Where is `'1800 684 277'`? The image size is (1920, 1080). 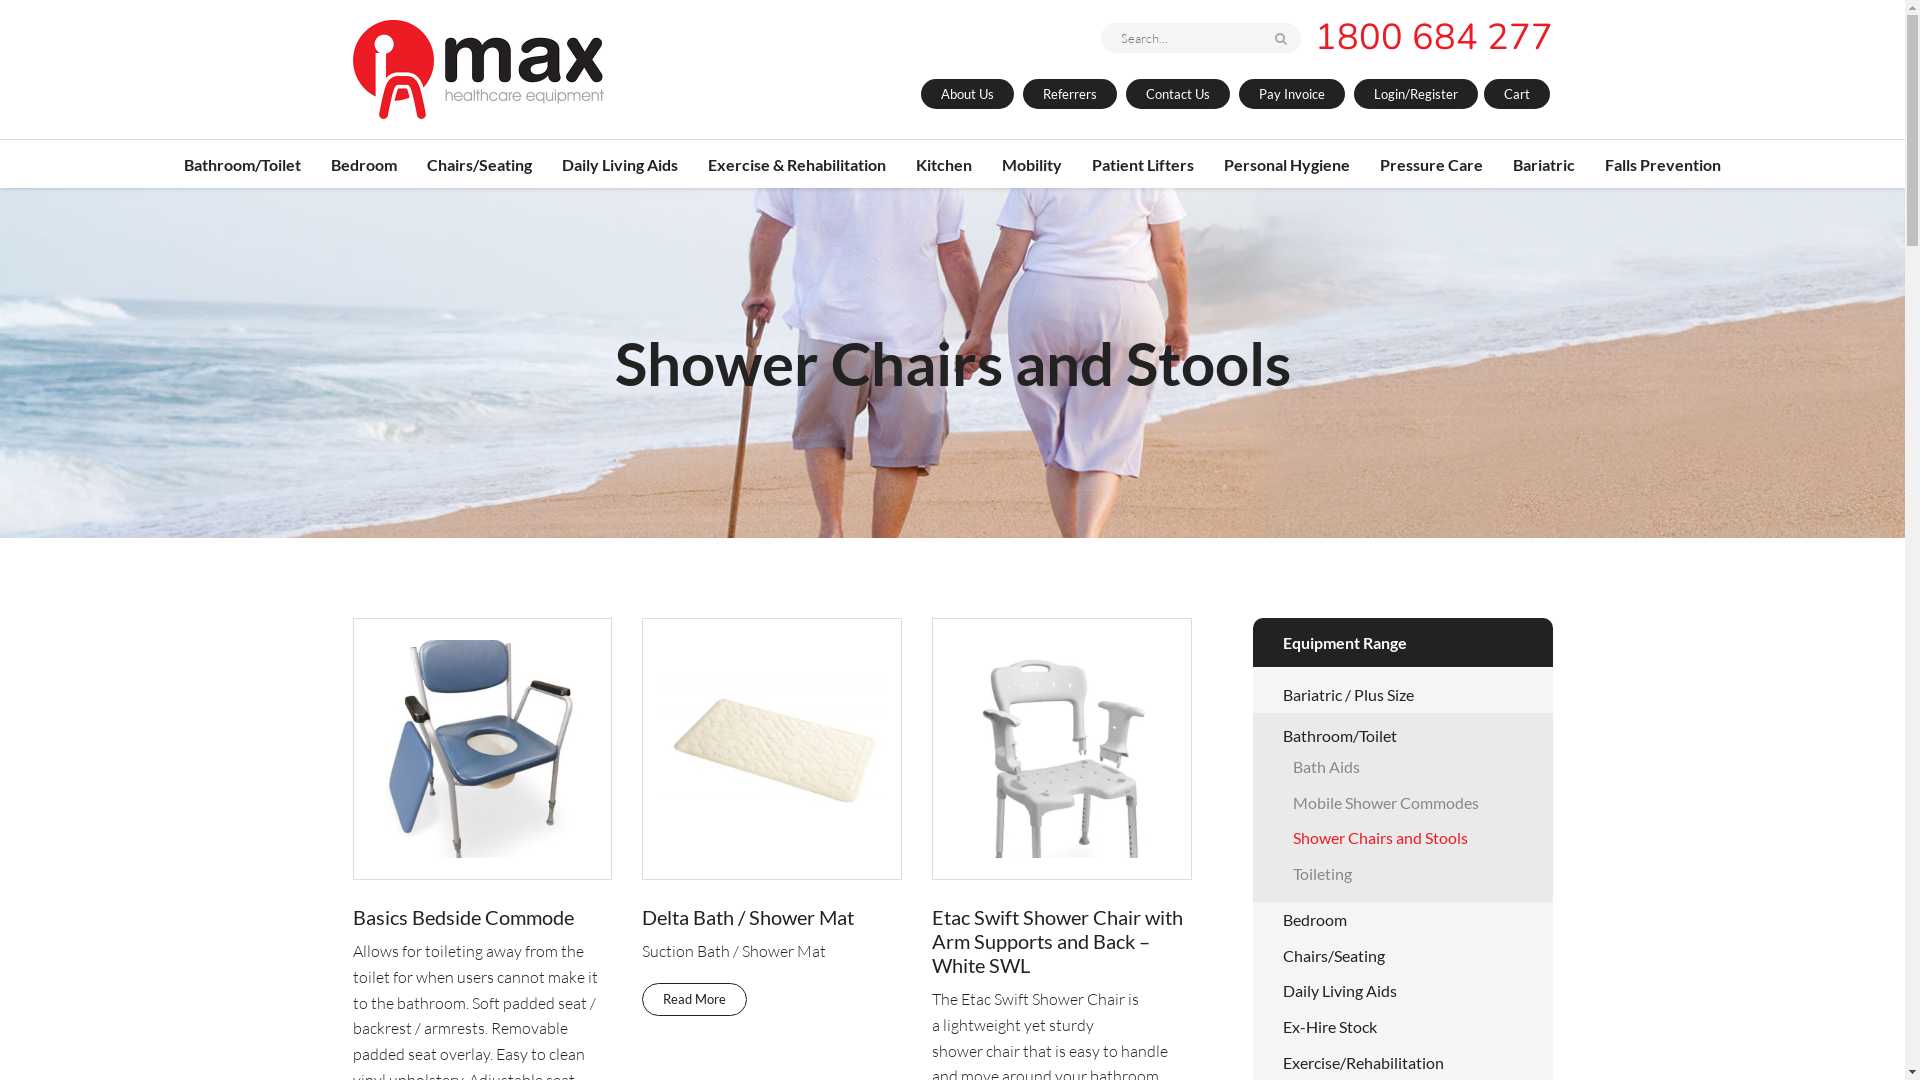
'1800 684 277' is located at coordinates (1314, 37).